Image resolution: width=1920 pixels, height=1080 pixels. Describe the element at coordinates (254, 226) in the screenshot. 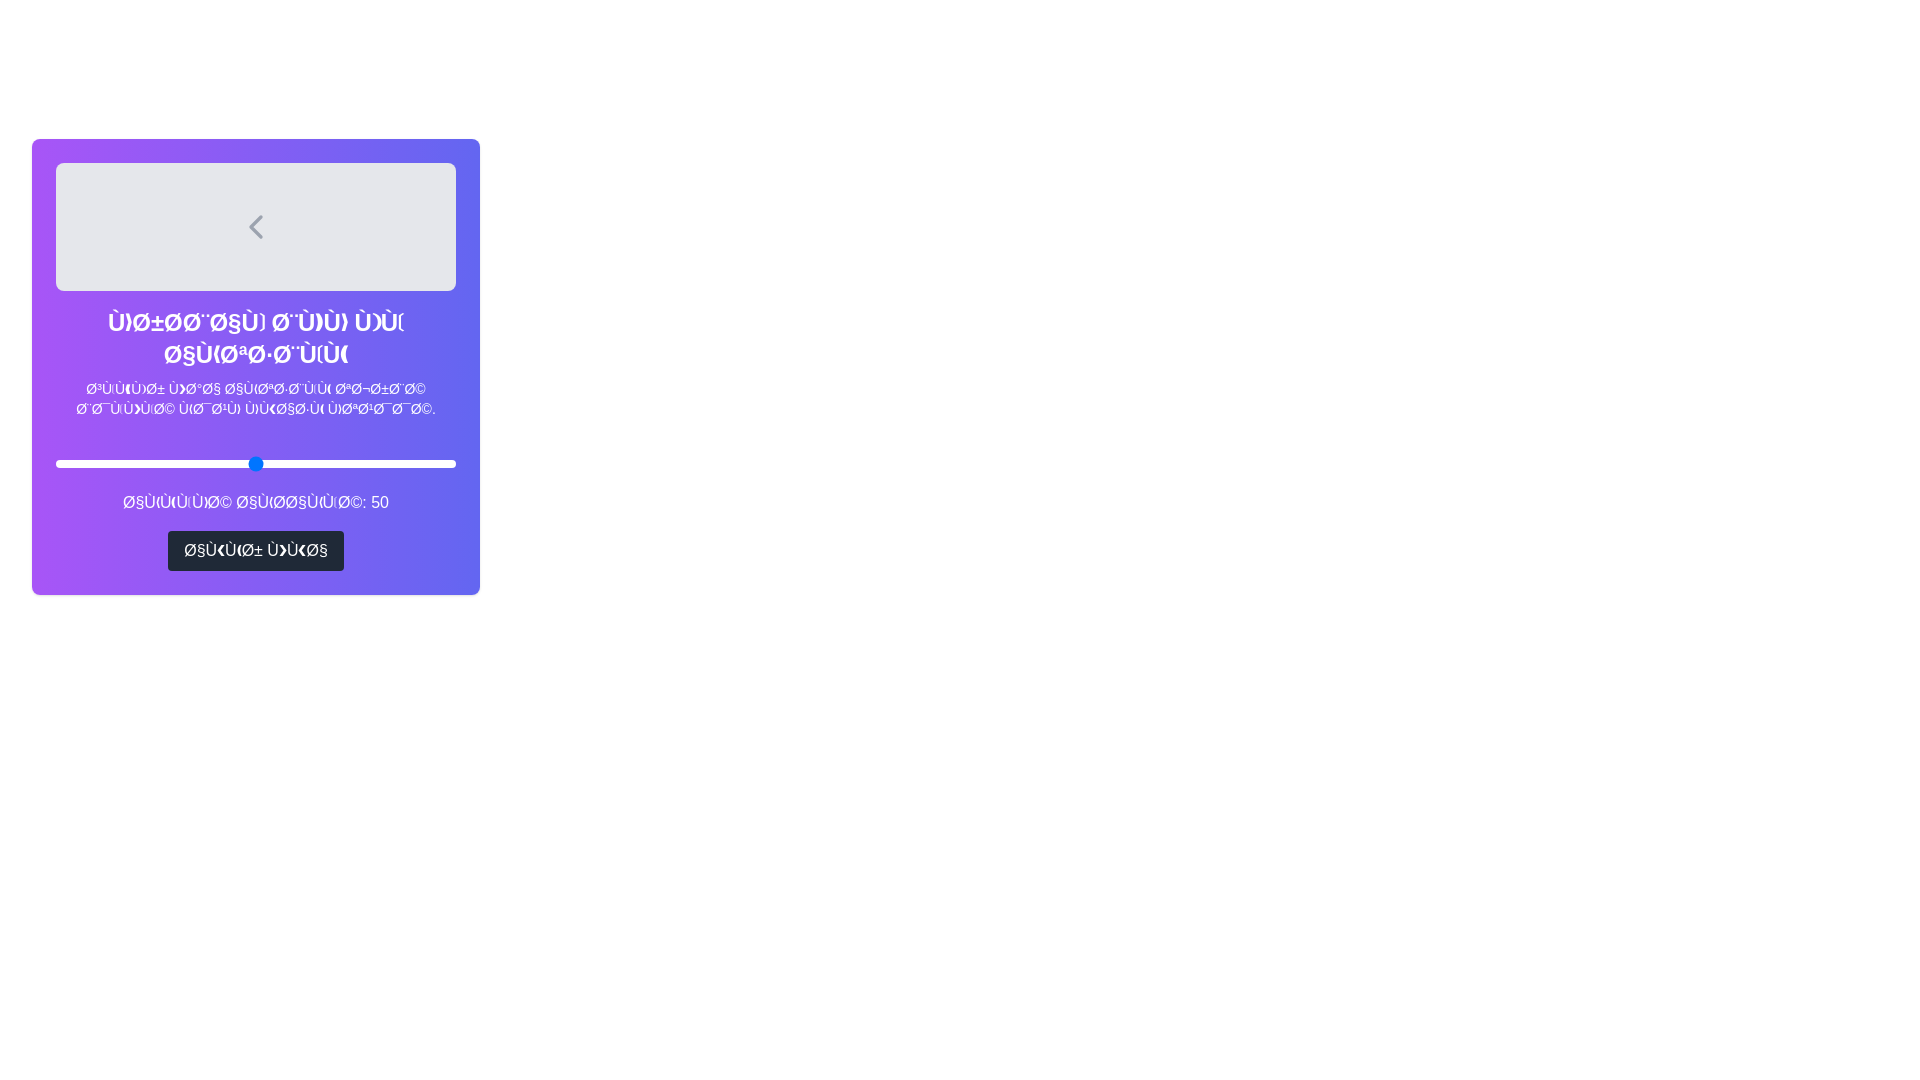

I see `the 'go back' or 'previous' icon located in the upper central part of the interface, within a gray rectangular section` at that location.